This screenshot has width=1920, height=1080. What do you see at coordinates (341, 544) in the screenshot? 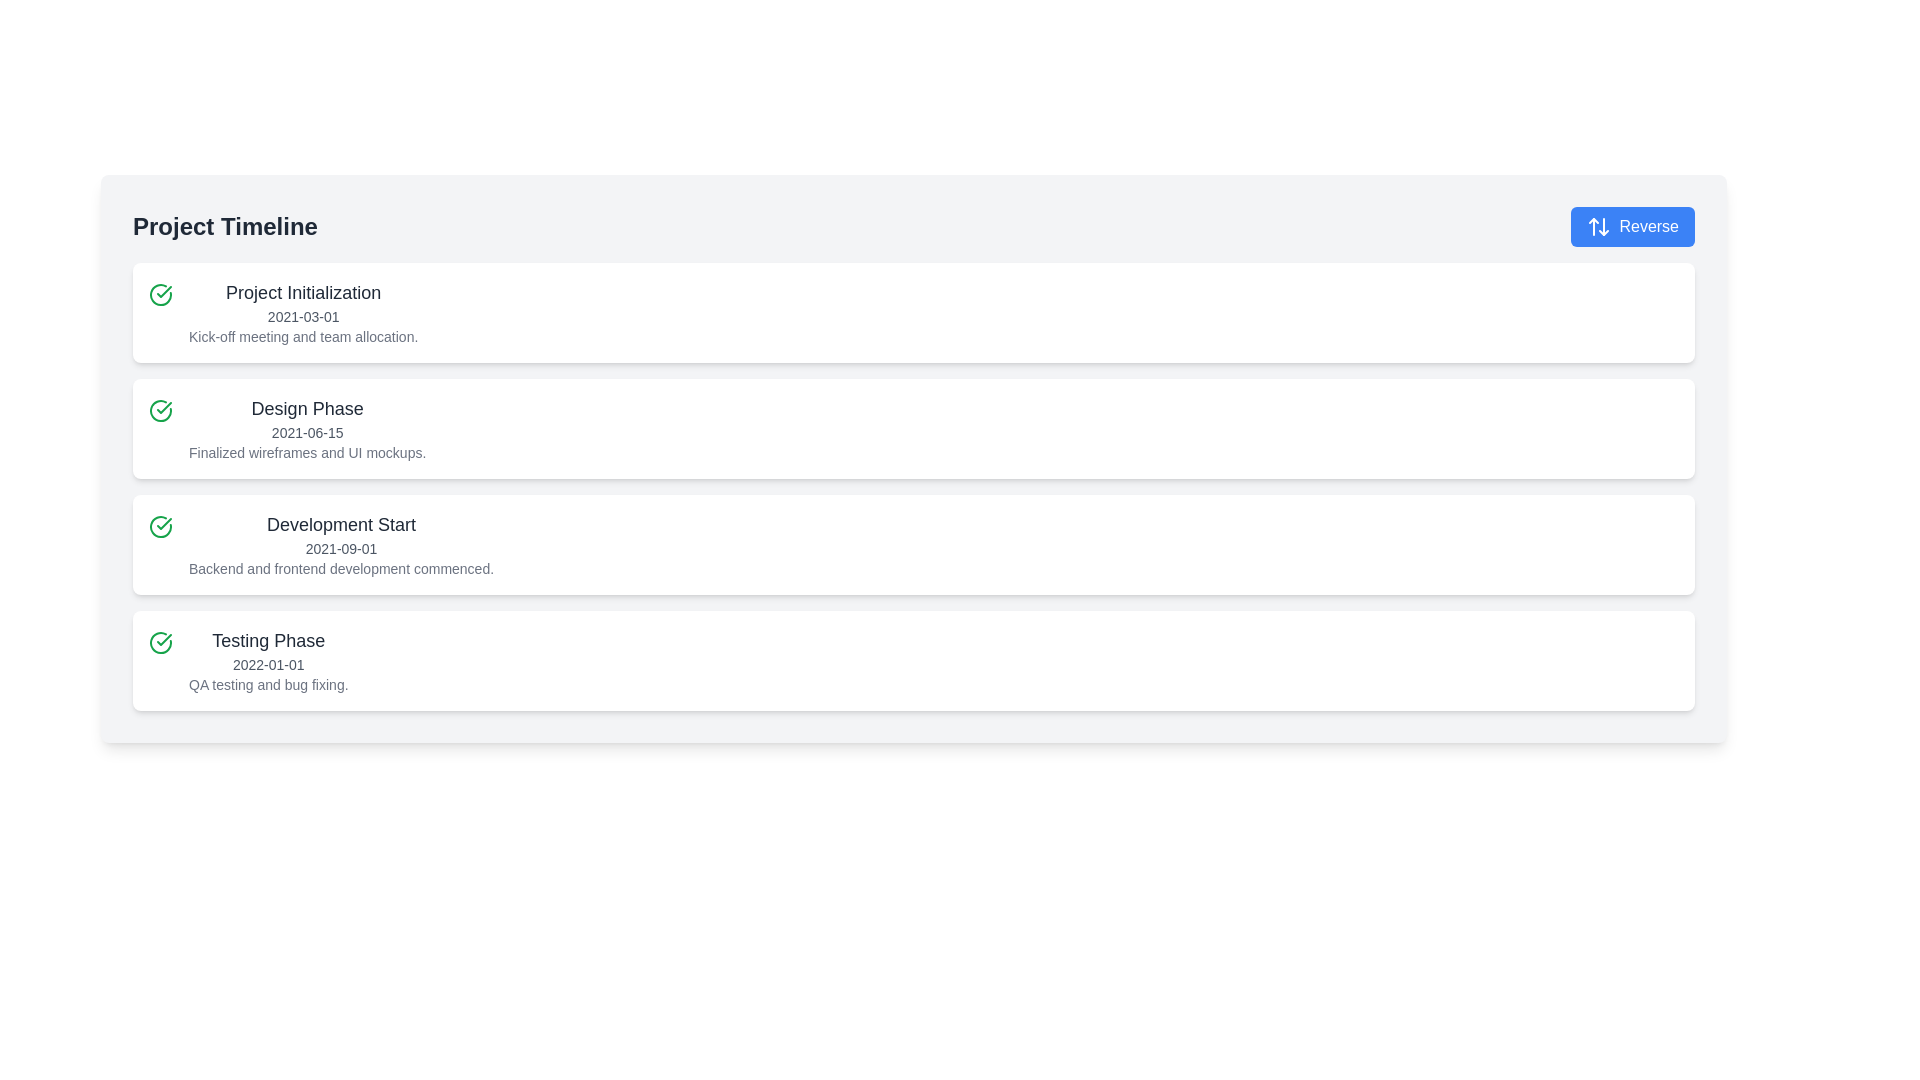
I see `the interactive elements related to the milestone represented by the Text Block indicating the start of the development phase, which is the third item in the project timeline list` at bounding box center [341, 544].